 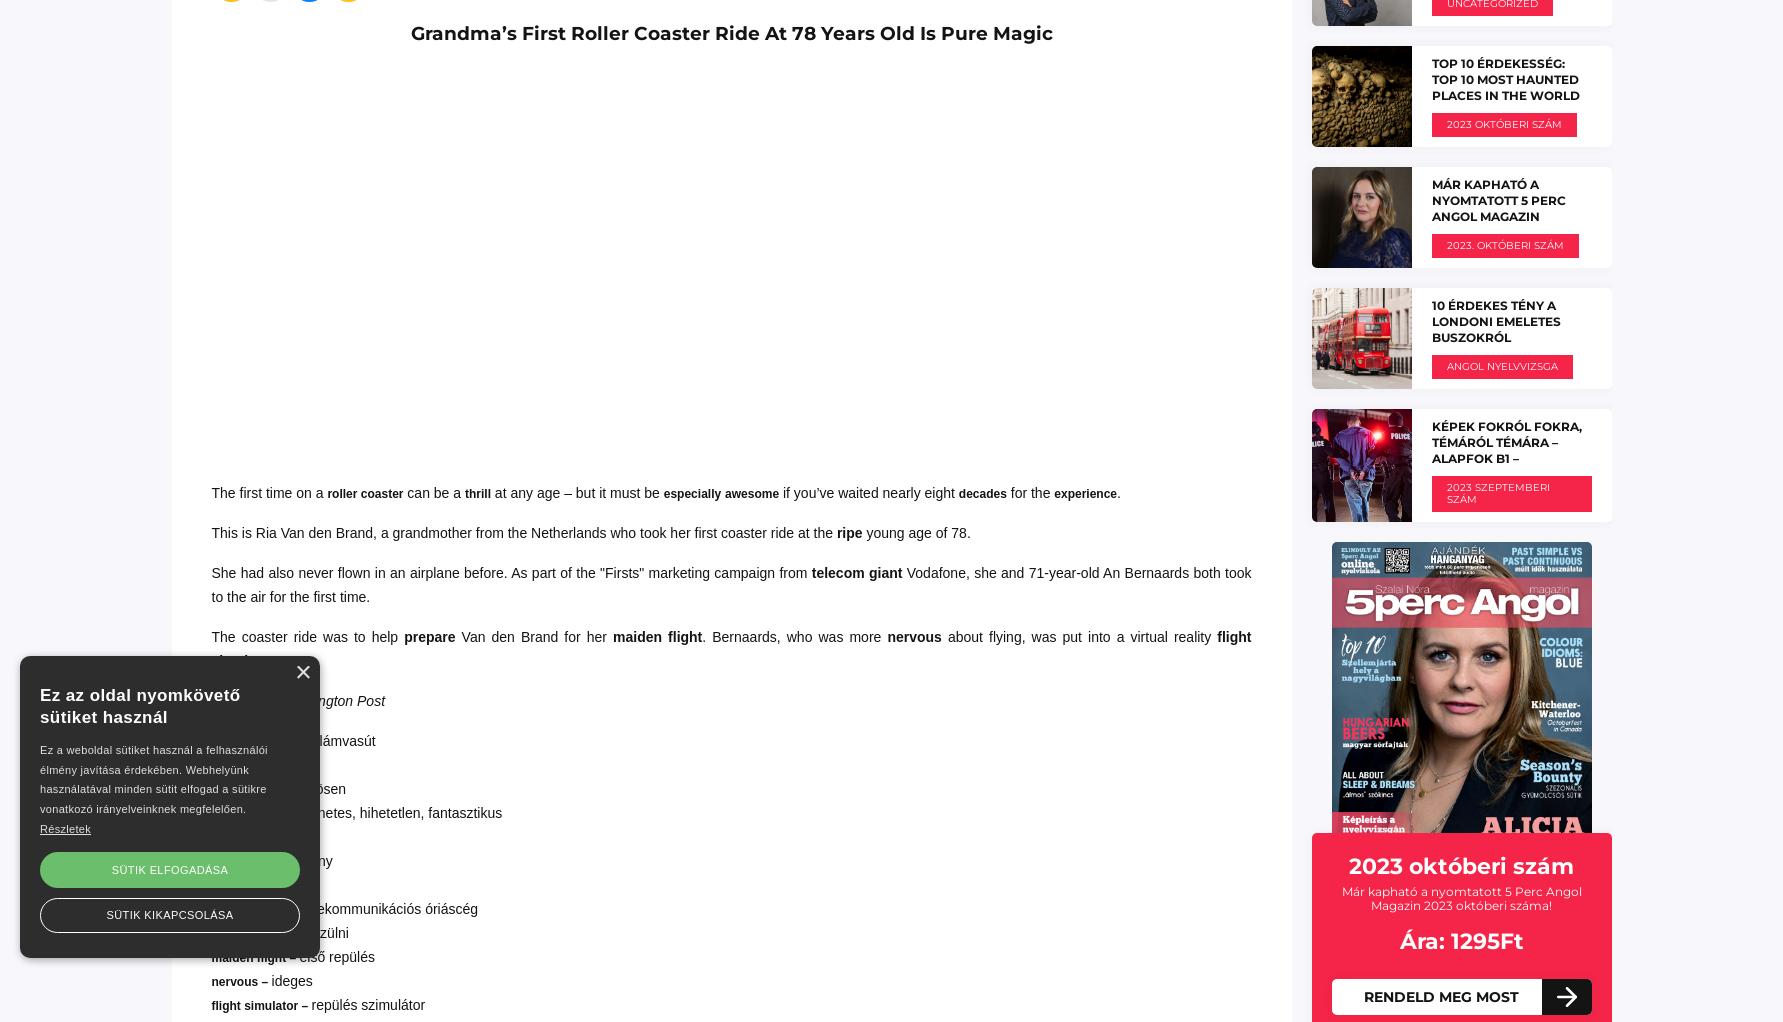 I want to click on 'ideges', so click(x=271, y=978).